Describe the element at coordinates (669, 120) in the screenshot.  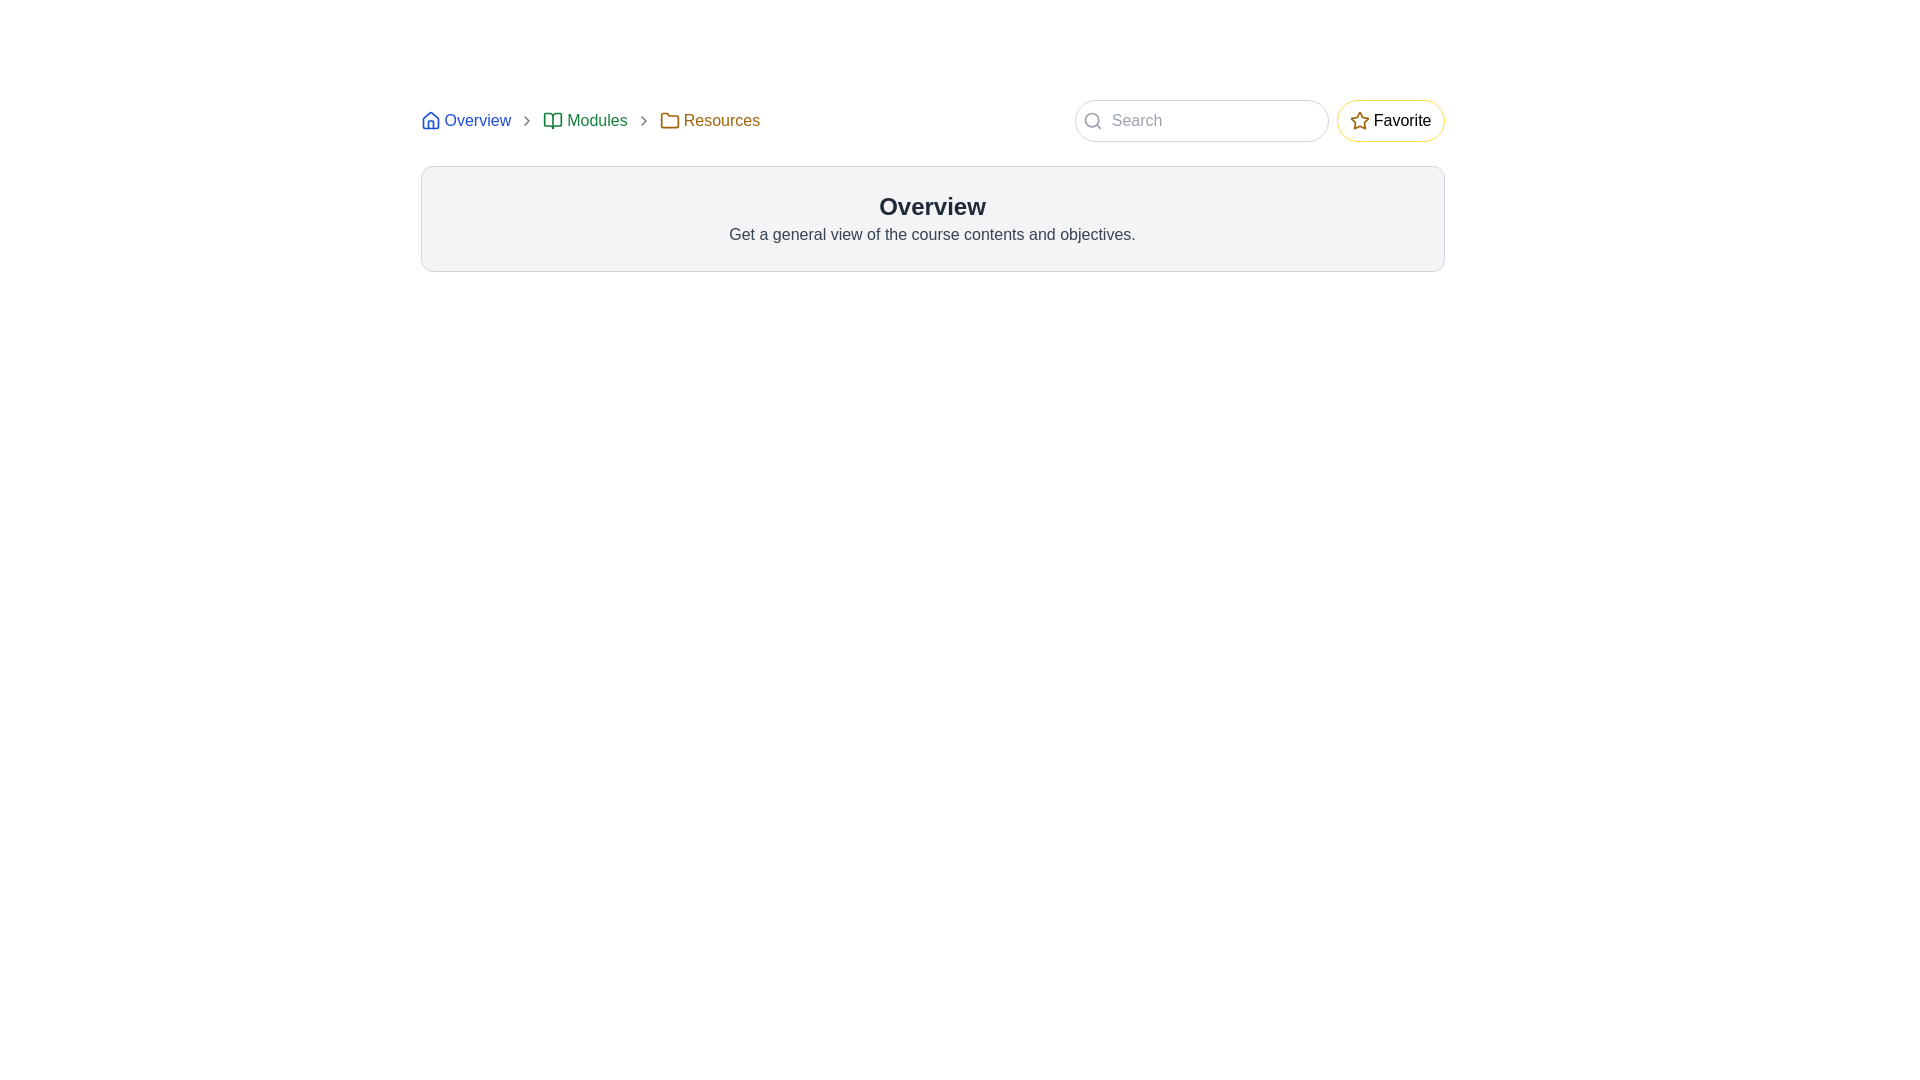
I see `the folder icon in the breadcrumb navigation that represents the 'Resources' section` at that location.